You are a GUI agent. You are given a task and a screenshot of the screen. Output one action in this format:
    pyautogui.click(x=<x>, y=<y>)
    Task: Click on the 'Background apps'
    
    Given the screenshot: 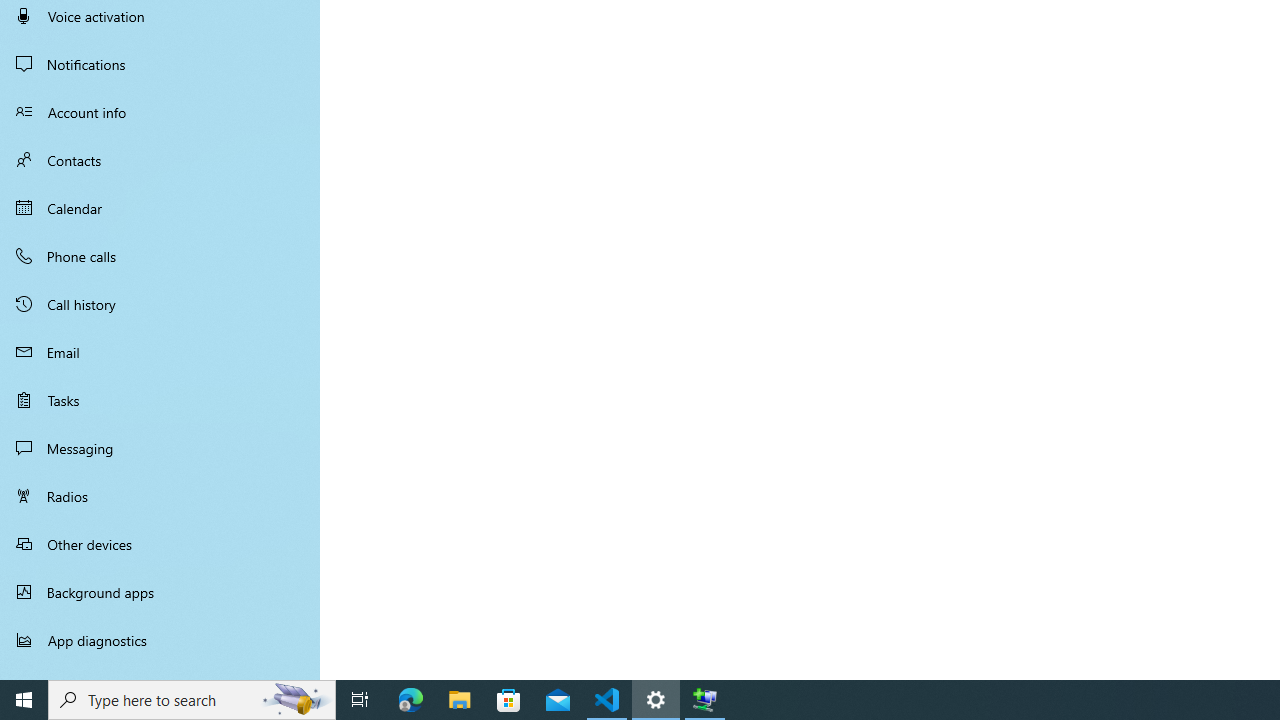 What is the action you would take?
    pyautogui.click(x=160, y=591)
    